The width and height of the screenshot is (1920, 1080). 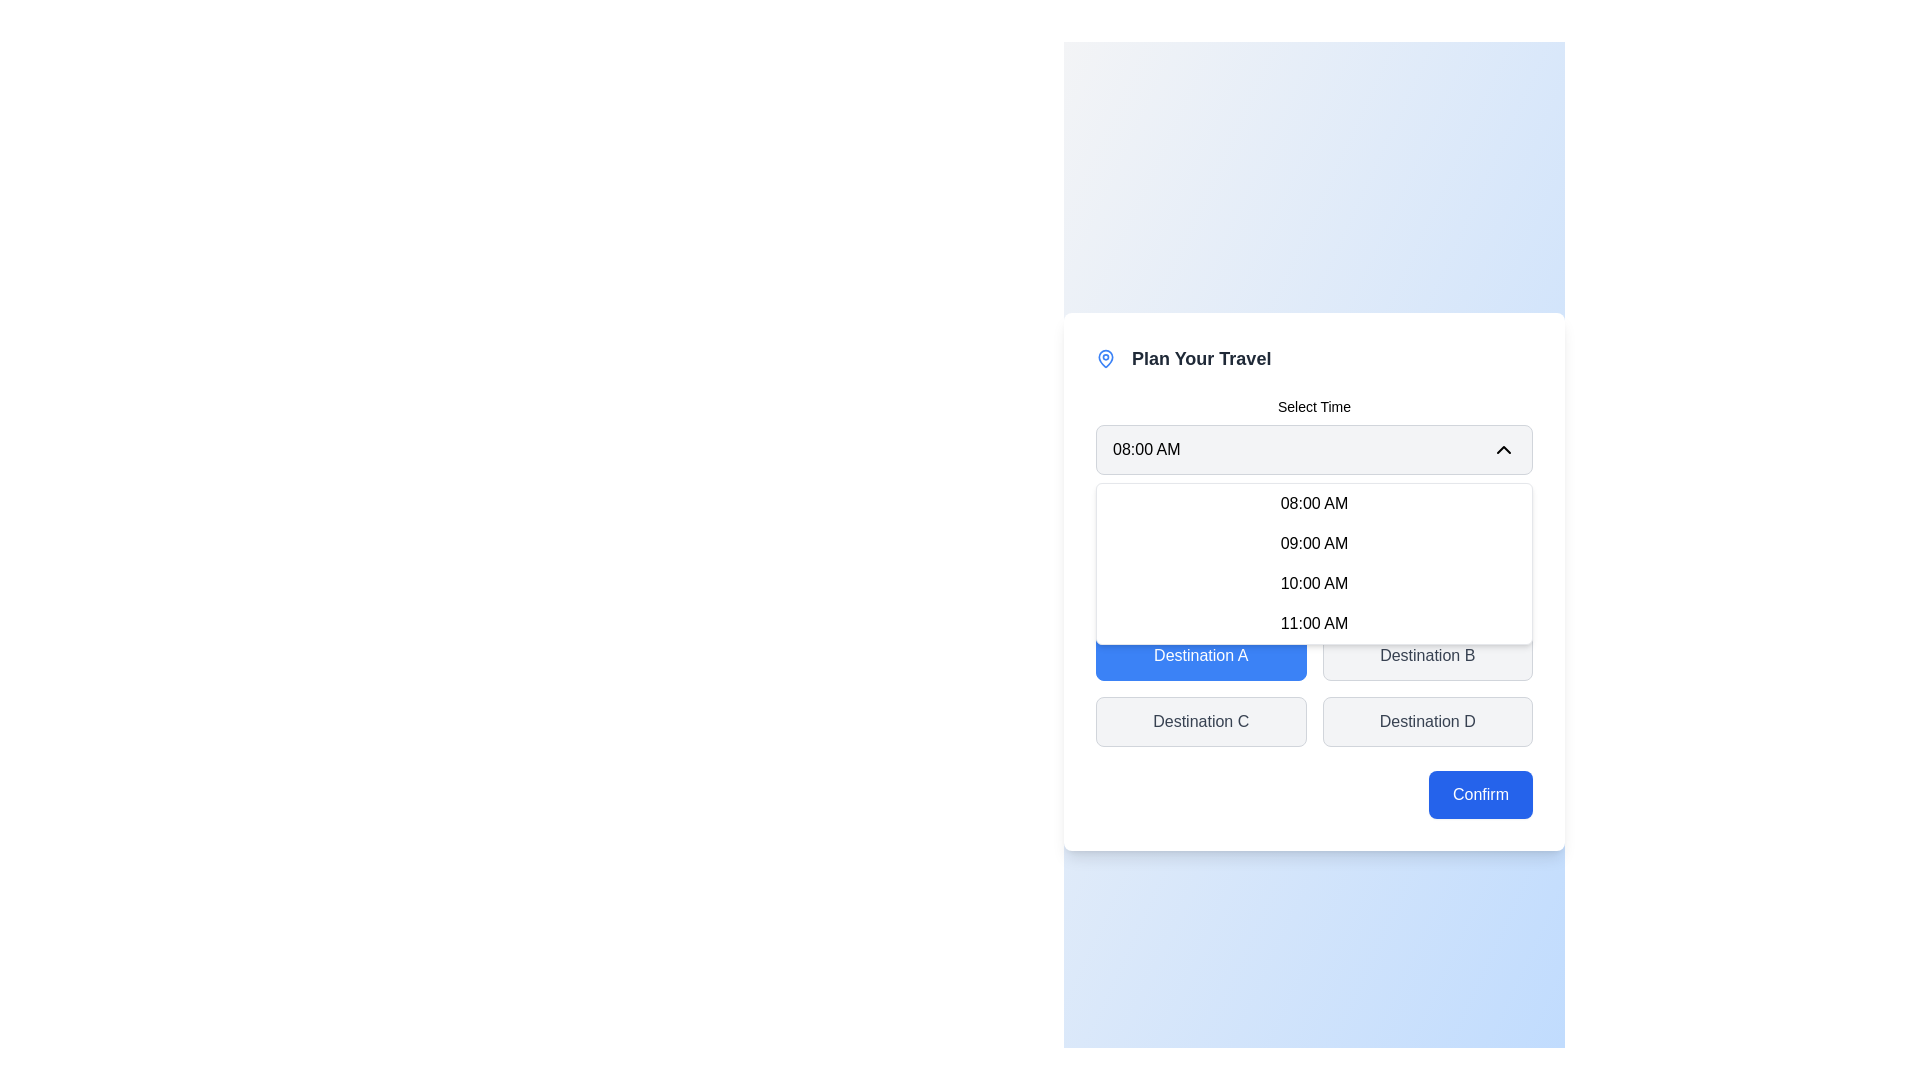 I want to click on the dropdown menu, so click(x=1314, y=434).